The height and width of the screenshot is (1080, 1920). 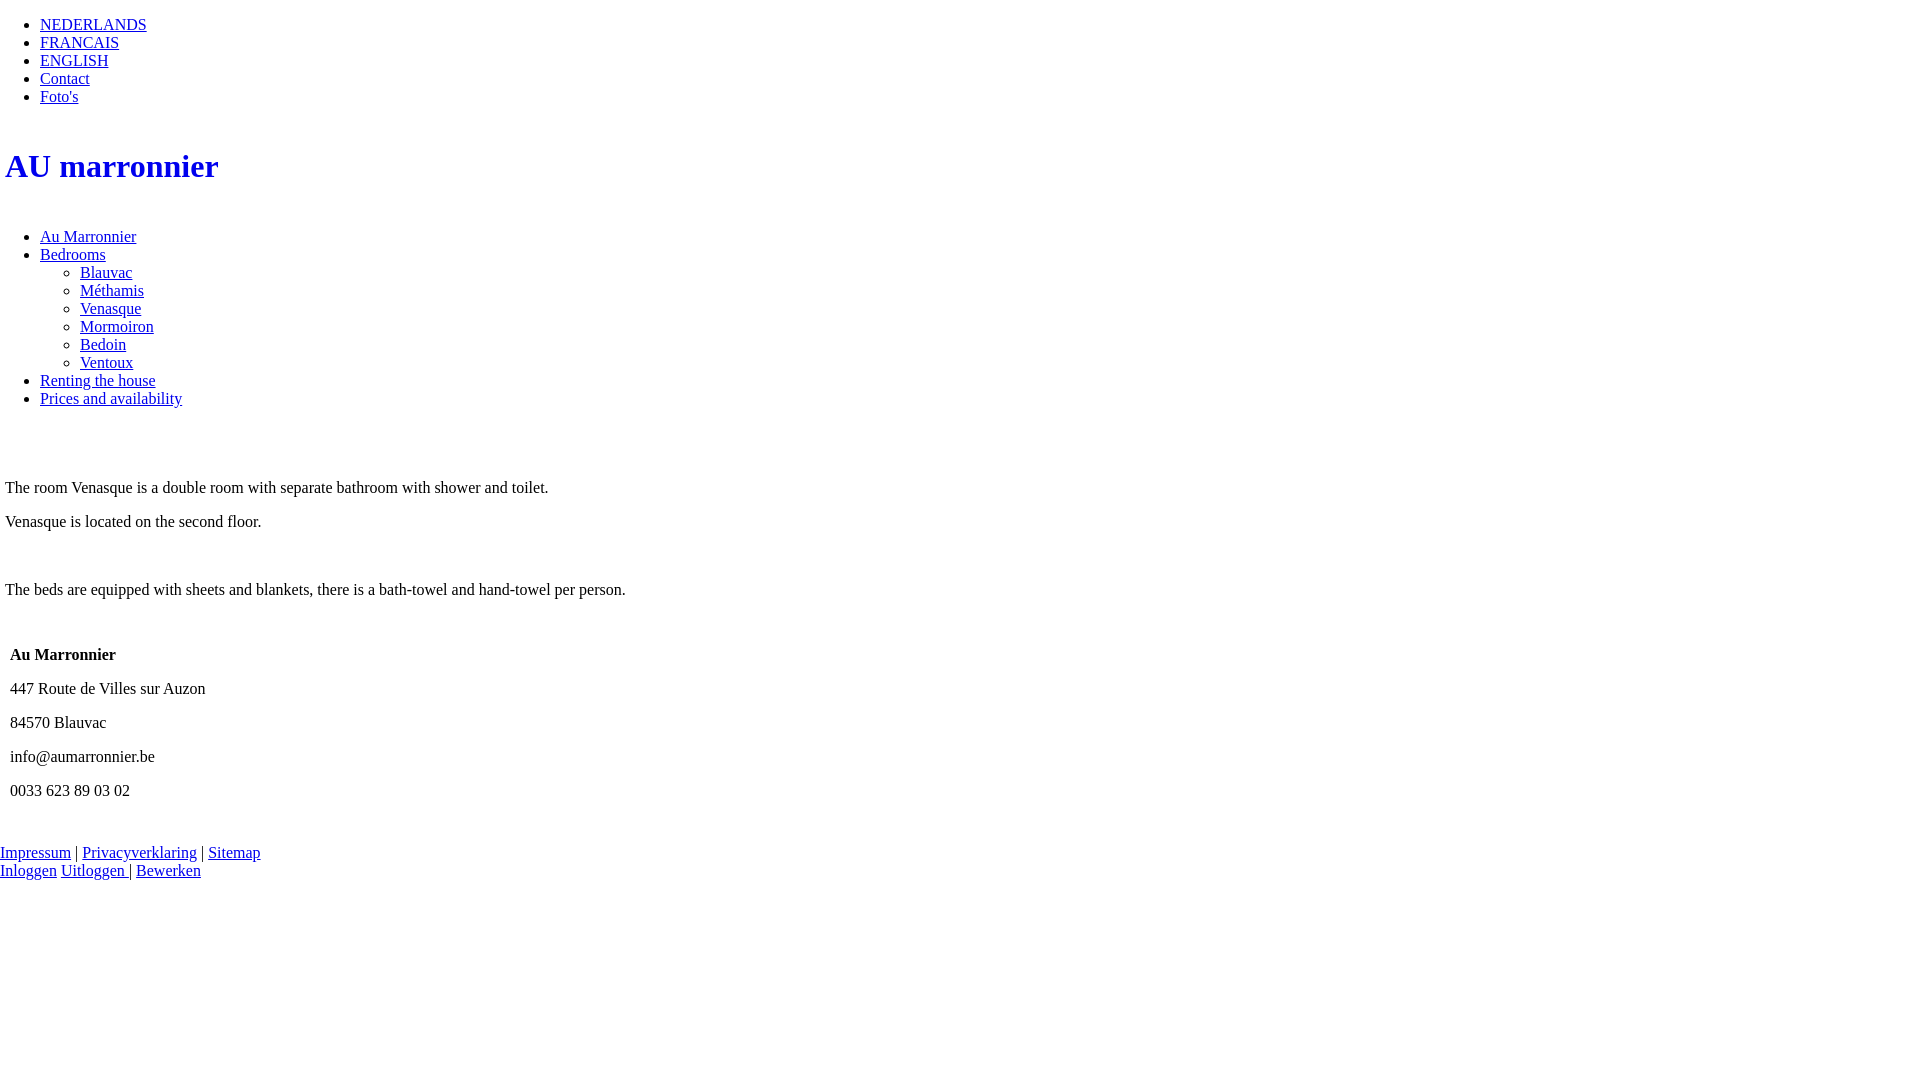 What do you see at coordinates (960, 165) in the screenshot?
I see `'AU marronnier'` at bounding box center [960, 165].